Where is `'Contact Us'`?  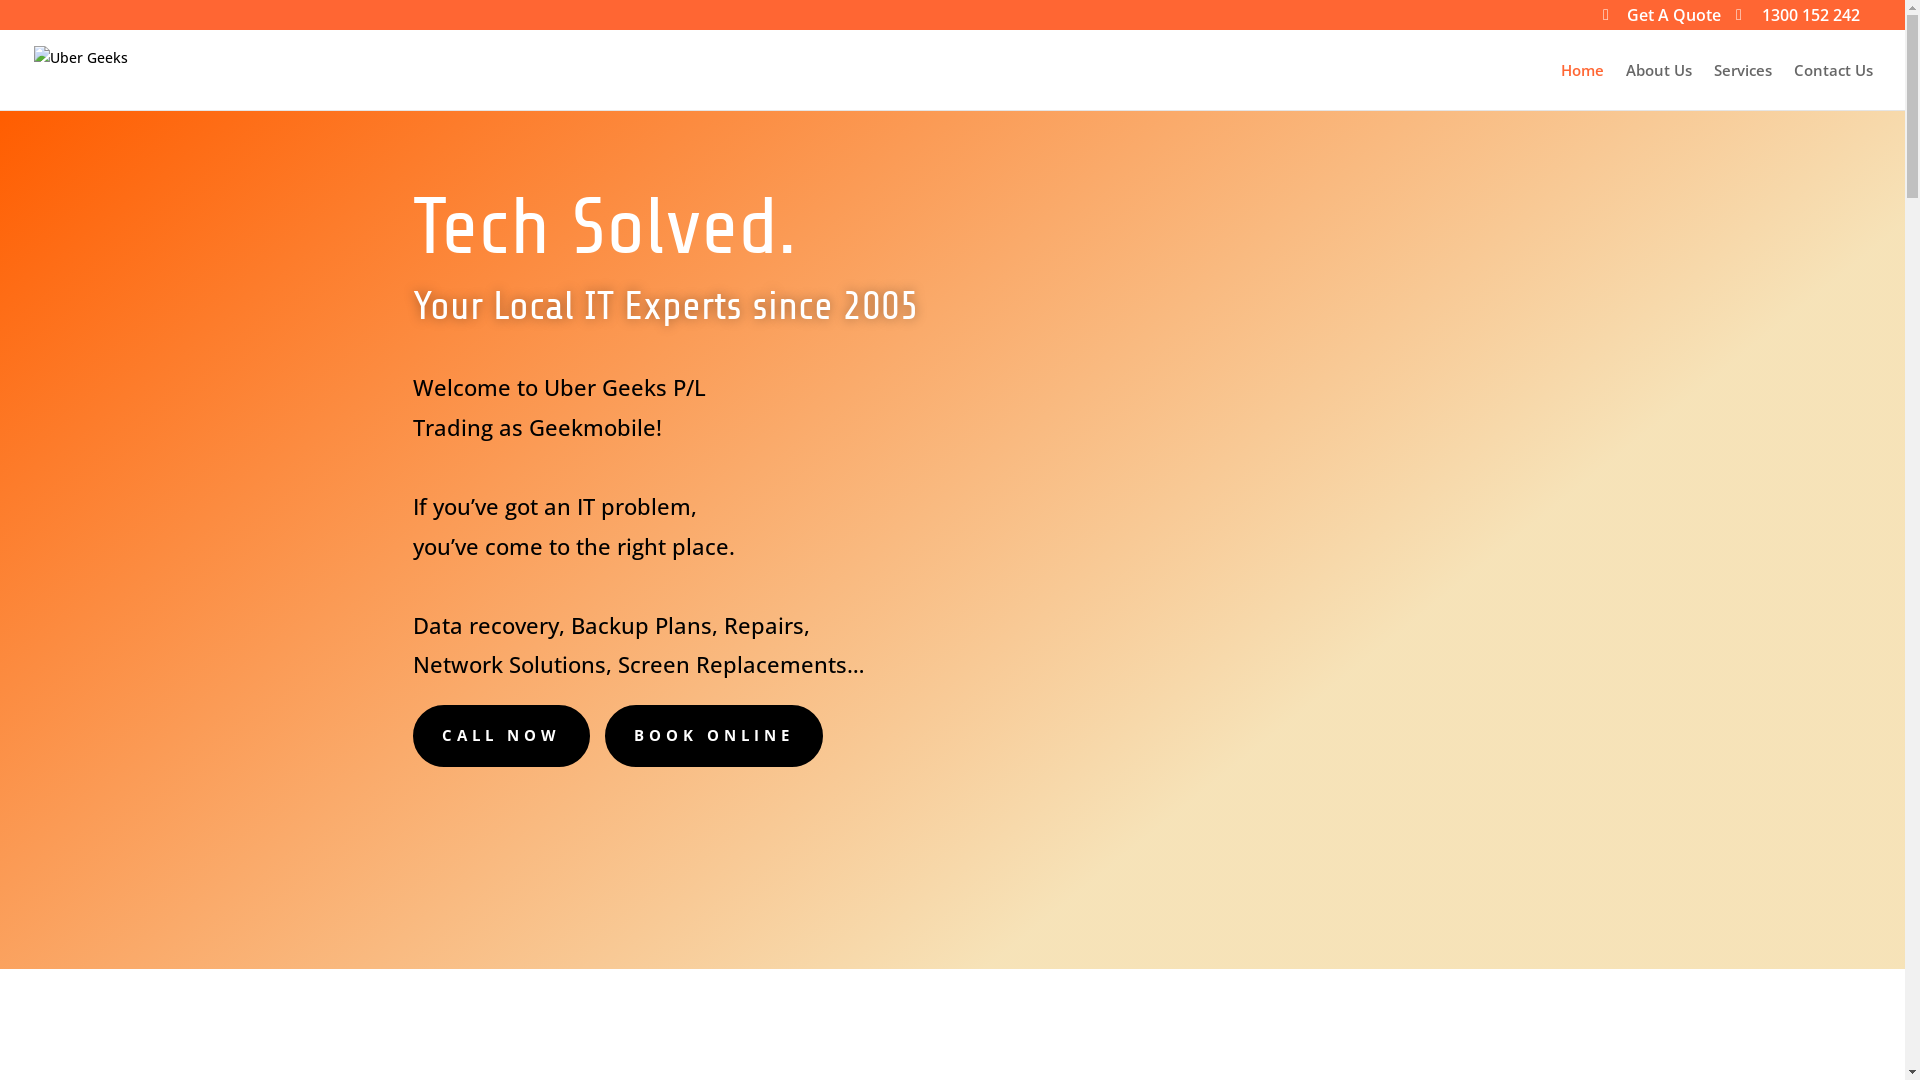 'Contact Us' is located at coordinates (1833, 85).